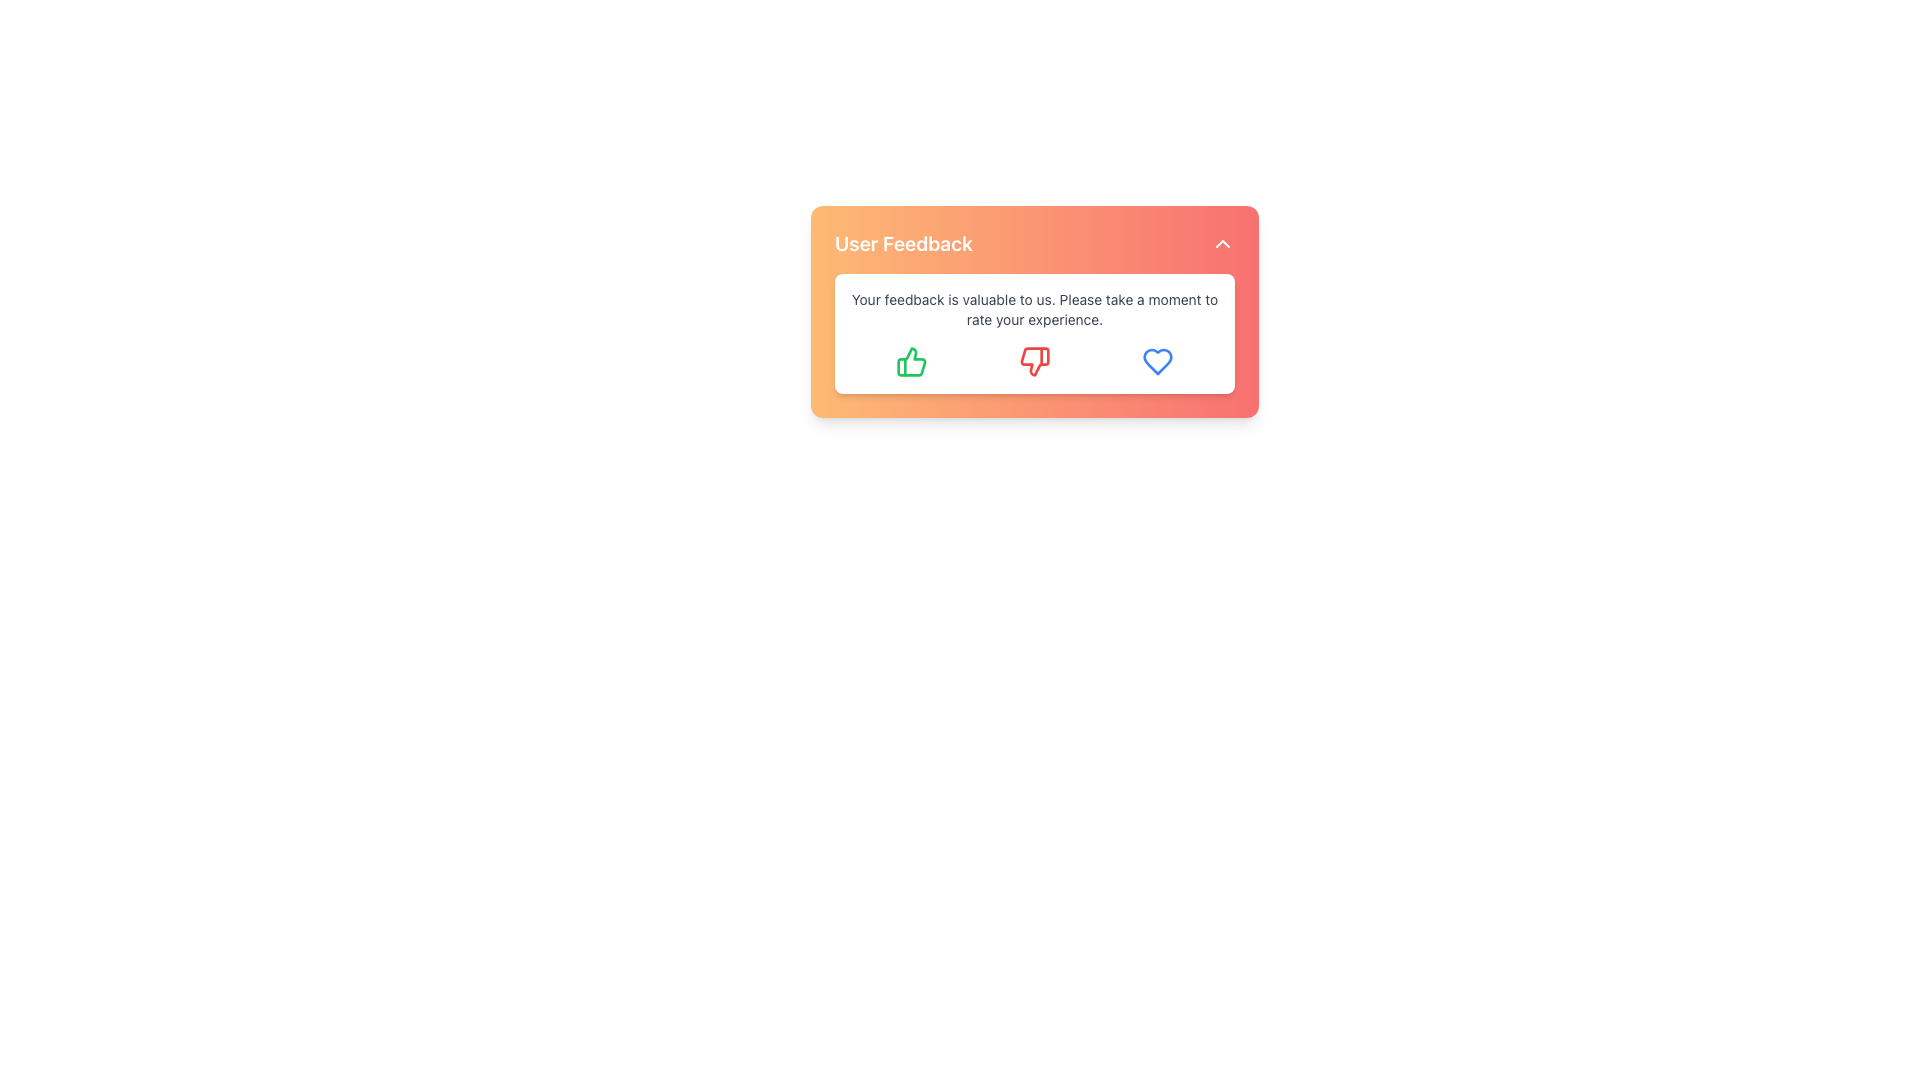 The height and width of the screenshot is (1080, 1920). What do you see at coordinates (1035, 333) in the screenshot?
I see `text content of the Informational Section, which is the second major section below 'User Feedback' with a white background and gray font` at bounding box center [1035, 333].